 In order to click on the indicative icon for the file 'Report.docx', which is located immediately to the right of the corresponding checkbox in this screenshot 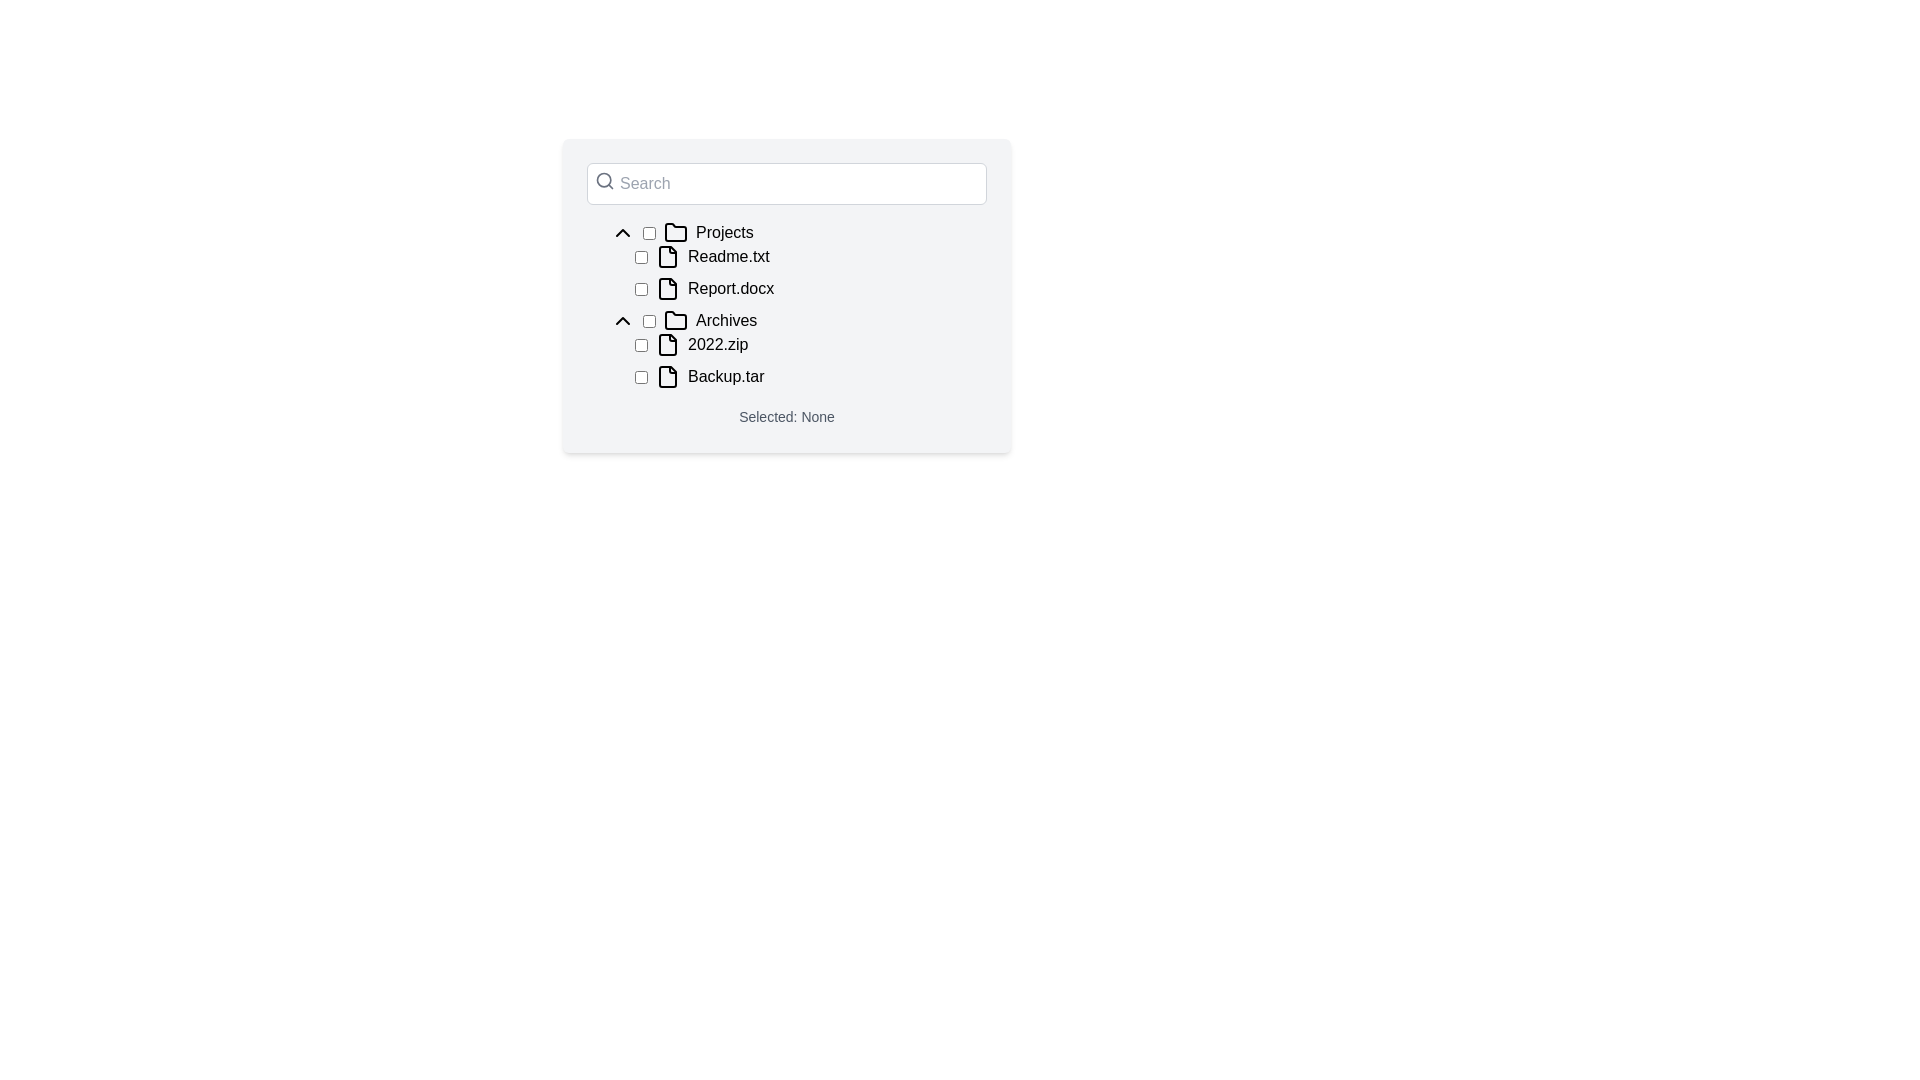, I will do `click(667, 289)`.